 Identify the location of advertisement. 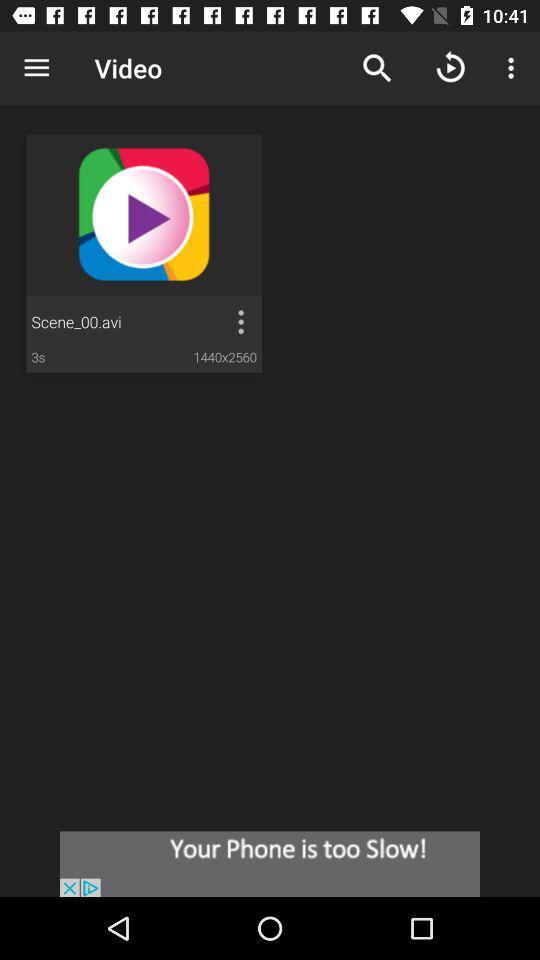
(270, 863).